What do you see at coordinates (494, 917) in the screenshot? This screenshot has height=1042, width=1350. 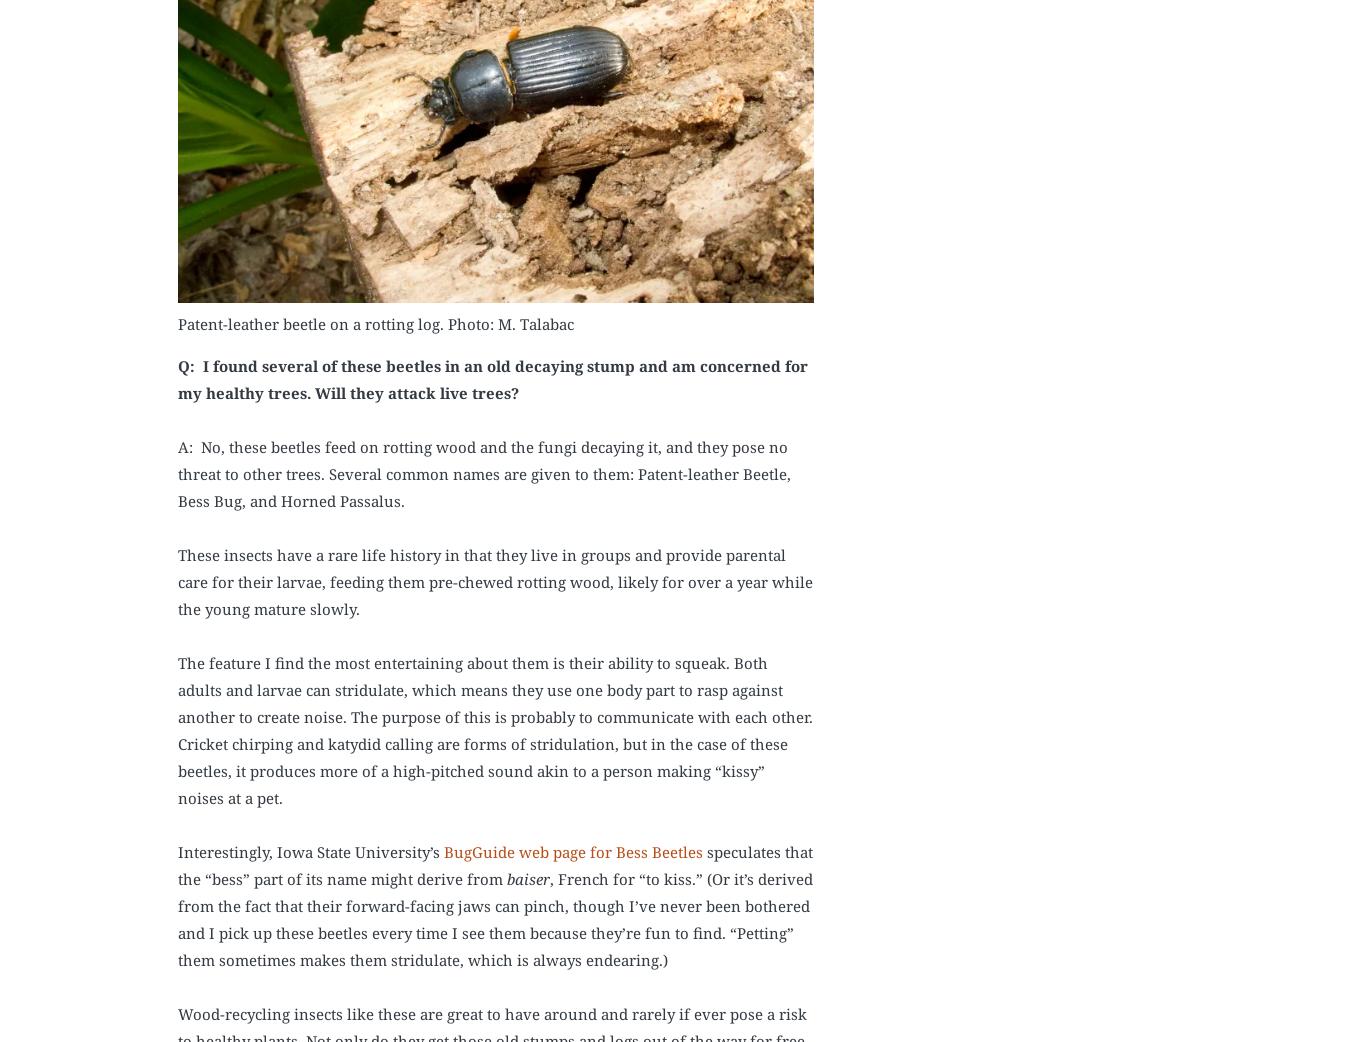 I see `', French for “to kiss.” (Or it’s derived from the fact that their forward-facing jaws can pinch, though I’ve never been bothered and I pick up these beetles every time I see them because they’re fun to find. “Petting” them sometimes makes them stridulate, which is always endearing.)'` at bounding box center [494, 917].